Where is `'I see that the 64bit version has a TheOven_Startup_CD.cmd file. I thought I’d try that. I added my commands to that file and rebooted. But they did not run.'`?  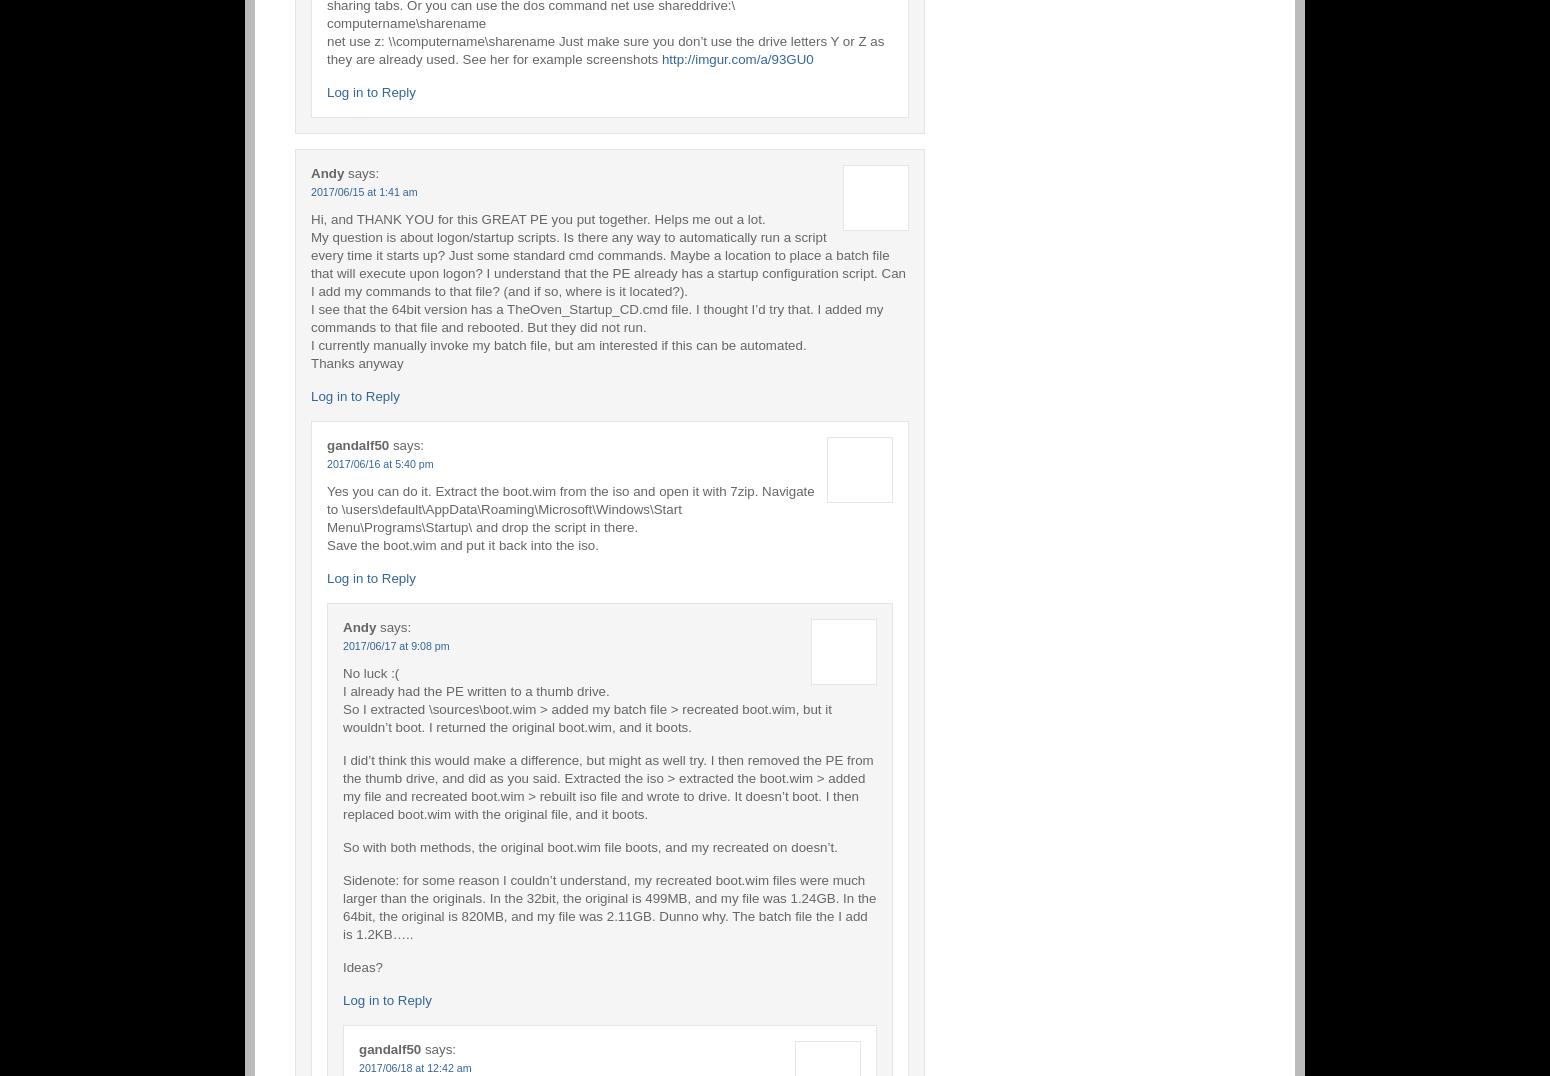 'I see that the 64bit version has a TheOven_Startup_CD.cmd file. I thought I’d try that. I added my commands to that file and rebooted. But they did not run.' is located at coordinates (597, 317).